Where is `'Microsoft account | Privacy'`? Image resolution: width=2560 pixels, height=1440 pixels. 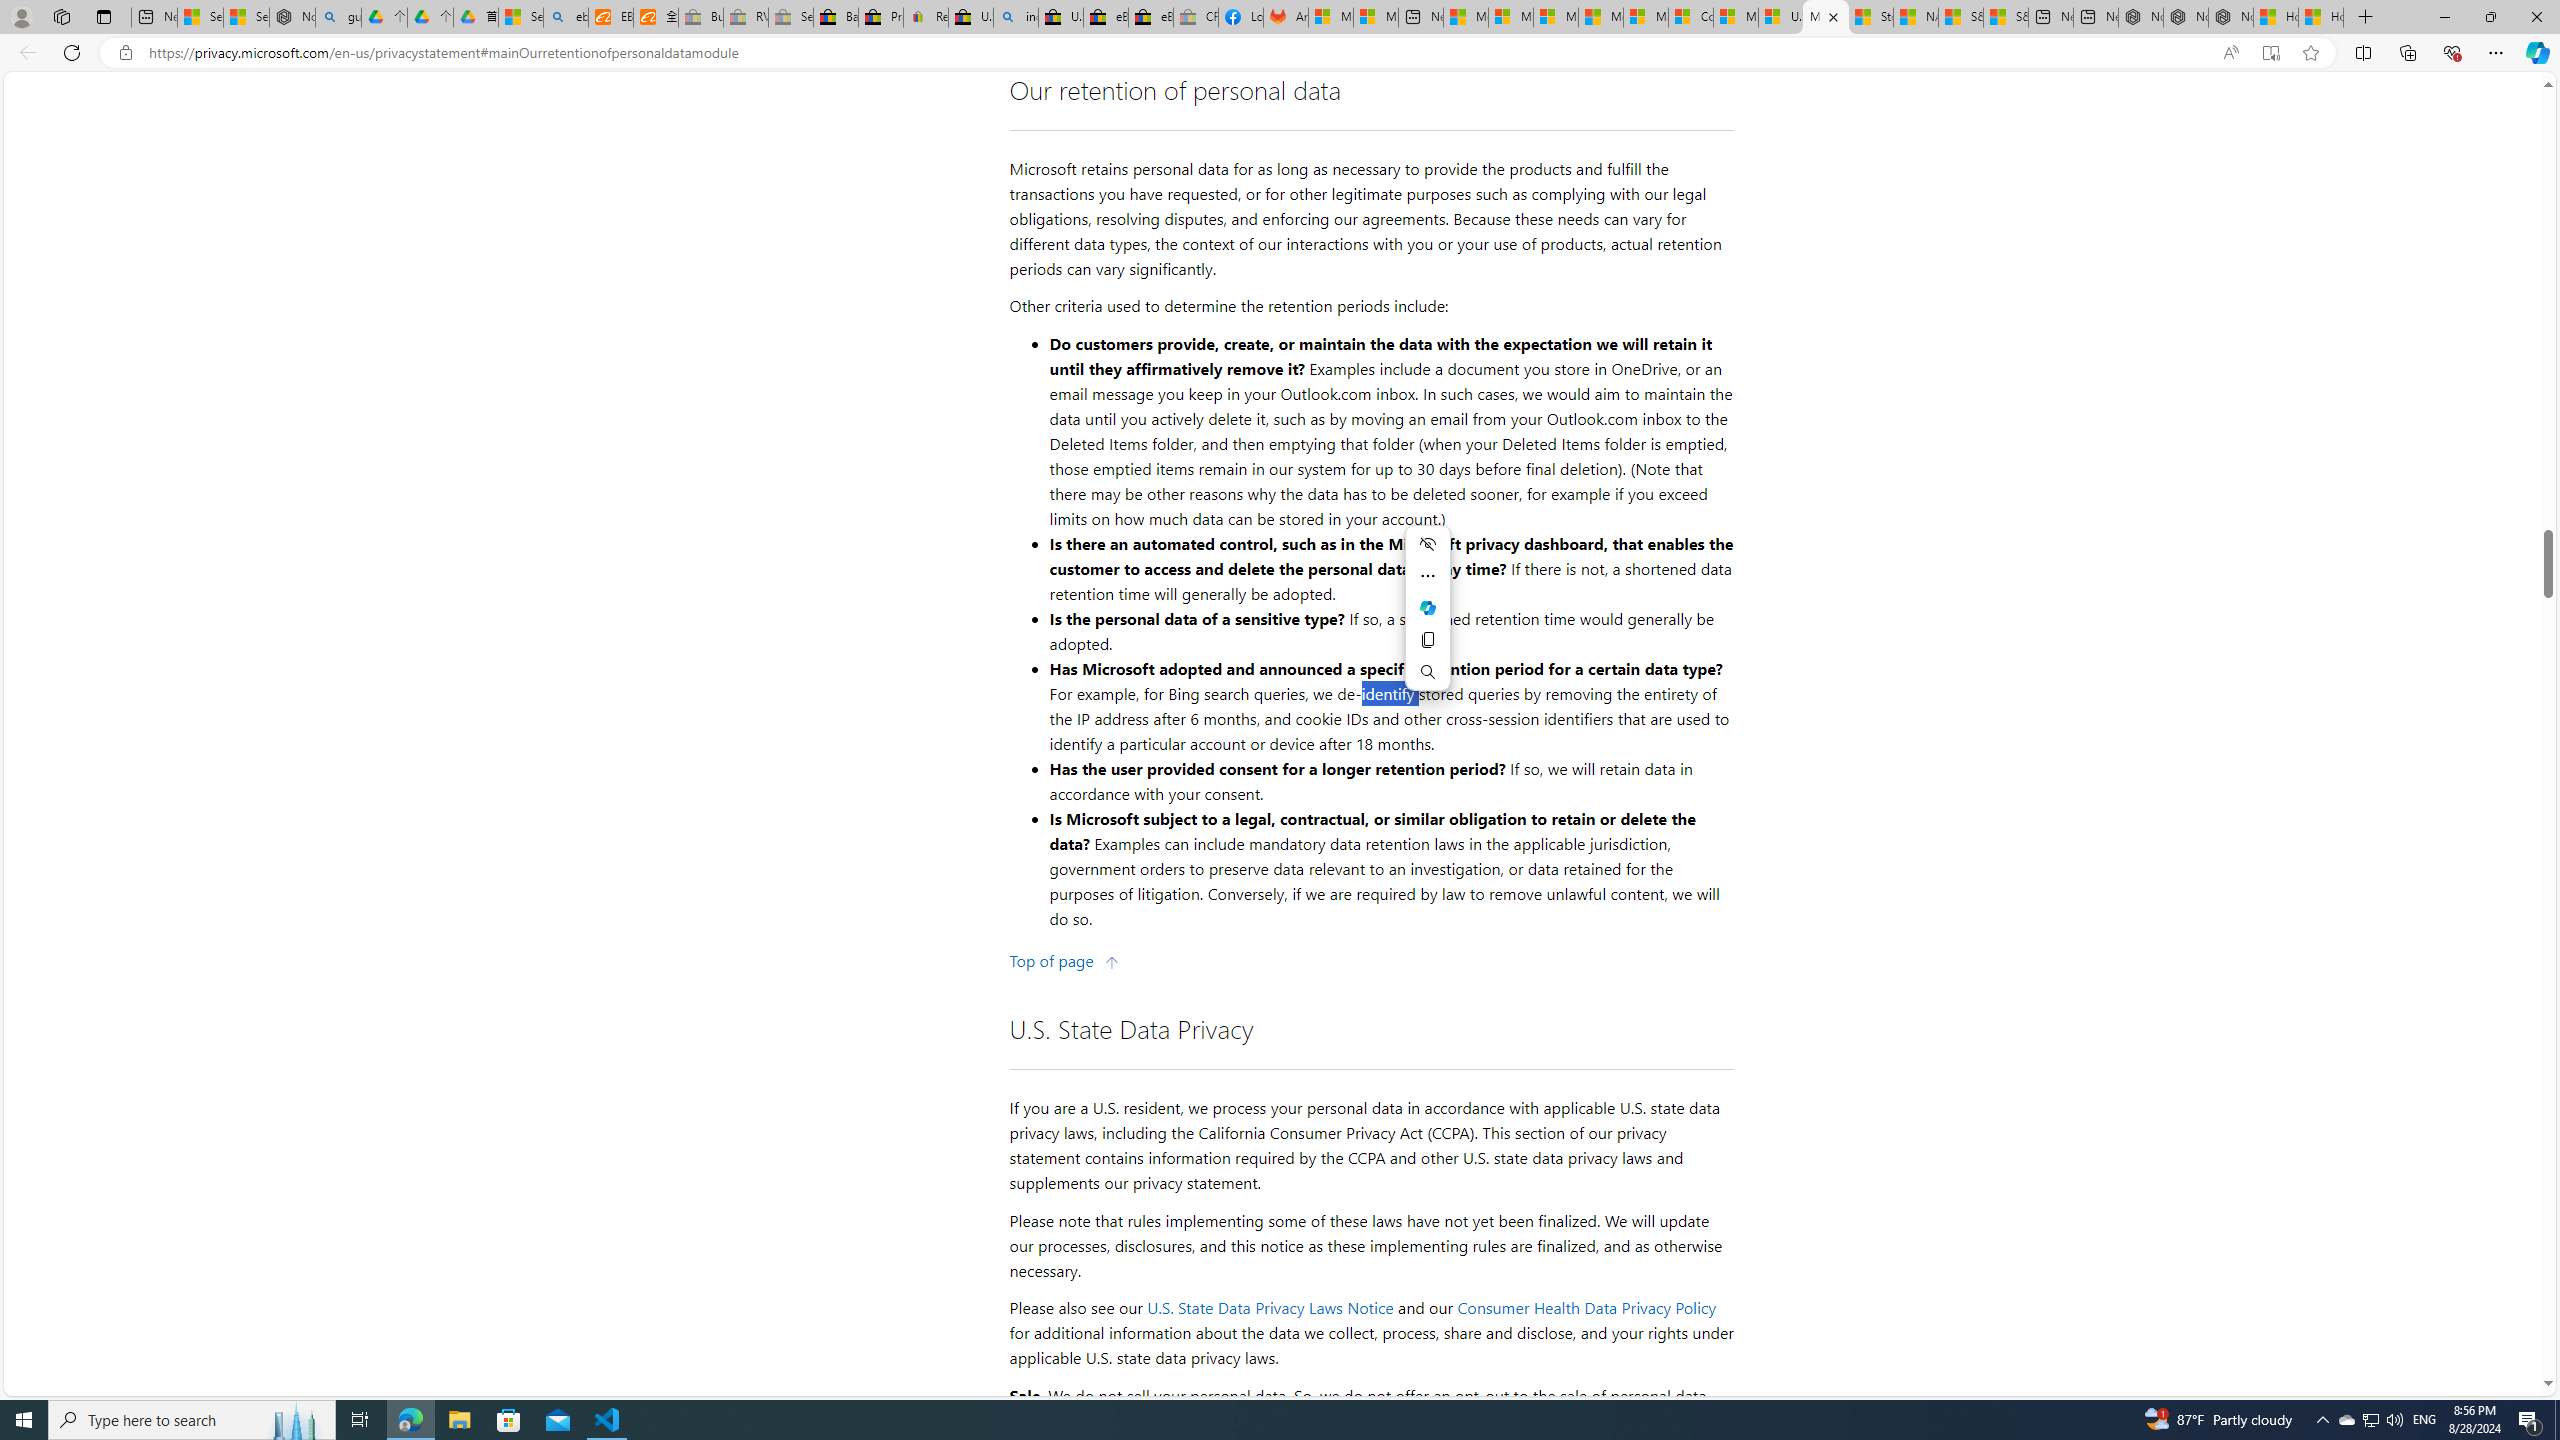 'Microsoft account | Privacy' is located at coordinates (1509, 16).